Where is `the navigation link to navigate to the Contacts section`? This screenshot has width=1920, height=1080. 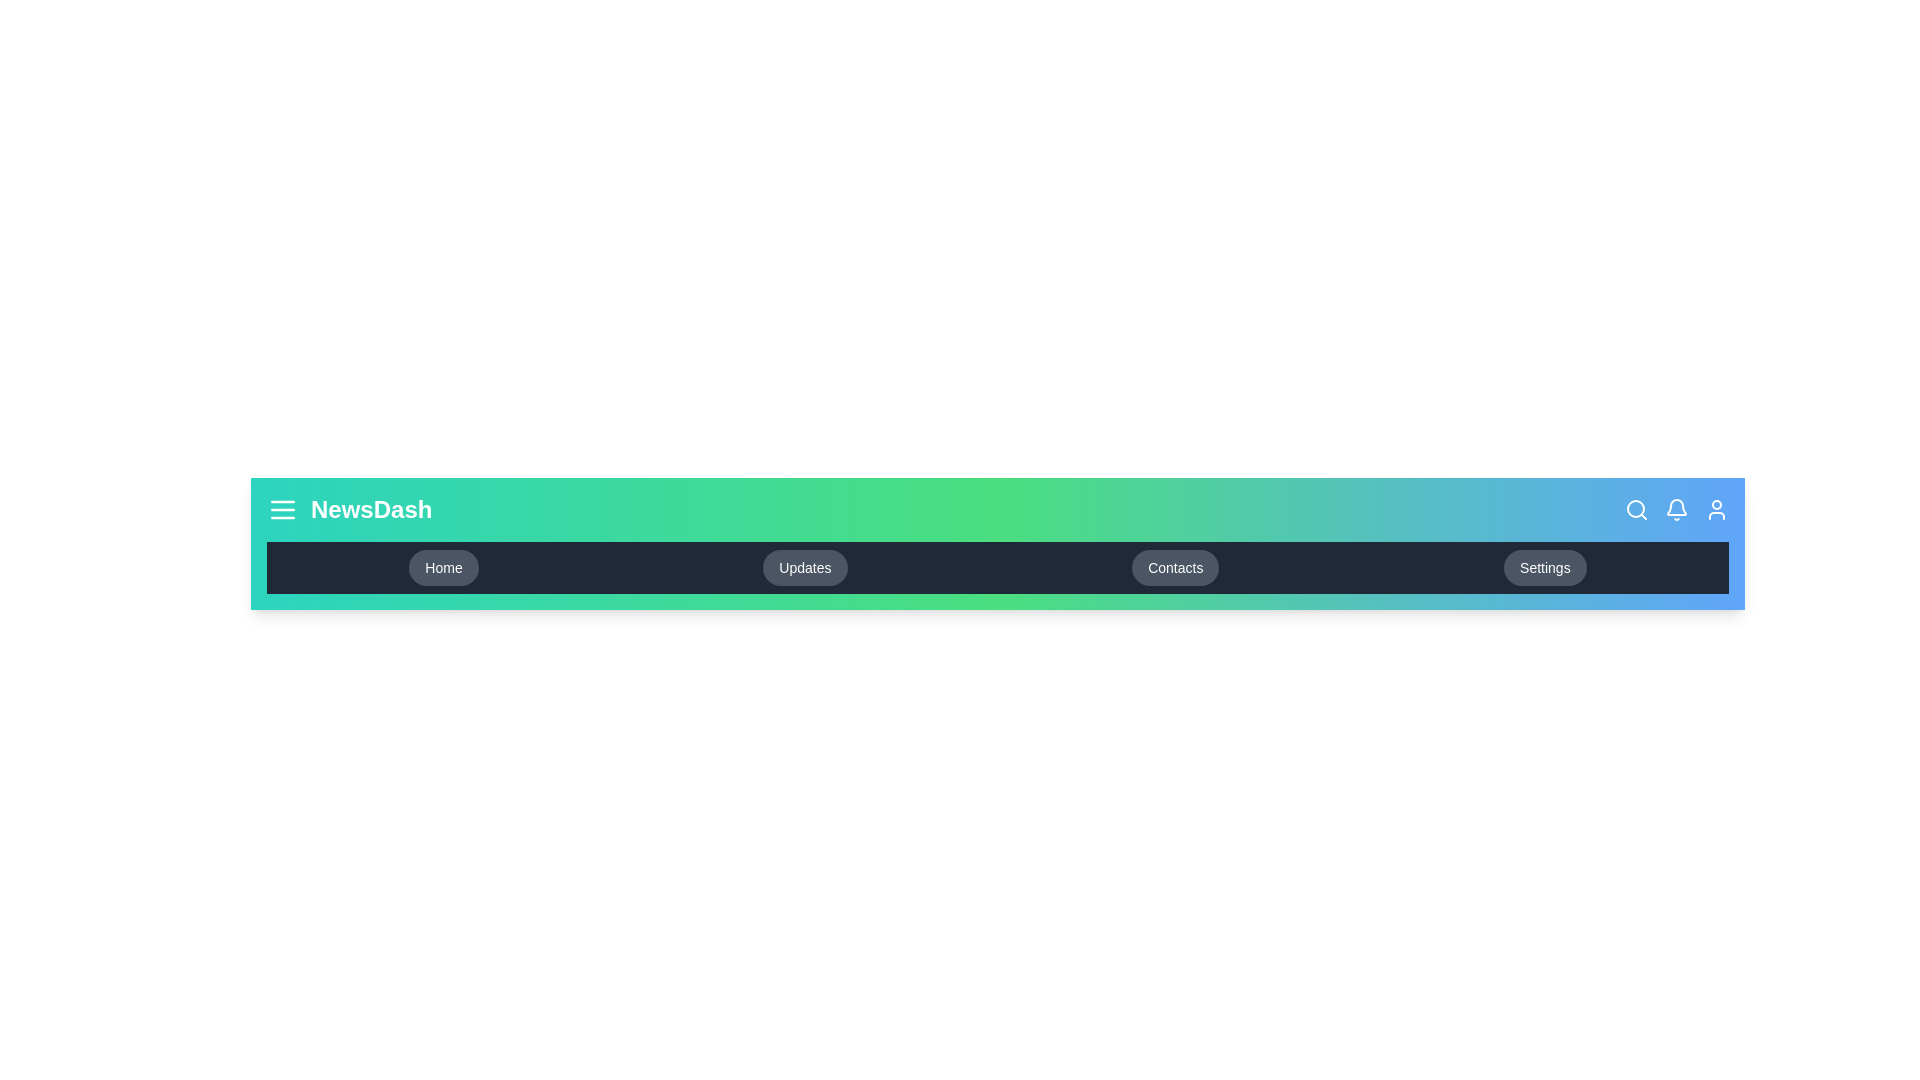 the navigation link to navigate to the Contacts section is located at coordinates (1176, 567).